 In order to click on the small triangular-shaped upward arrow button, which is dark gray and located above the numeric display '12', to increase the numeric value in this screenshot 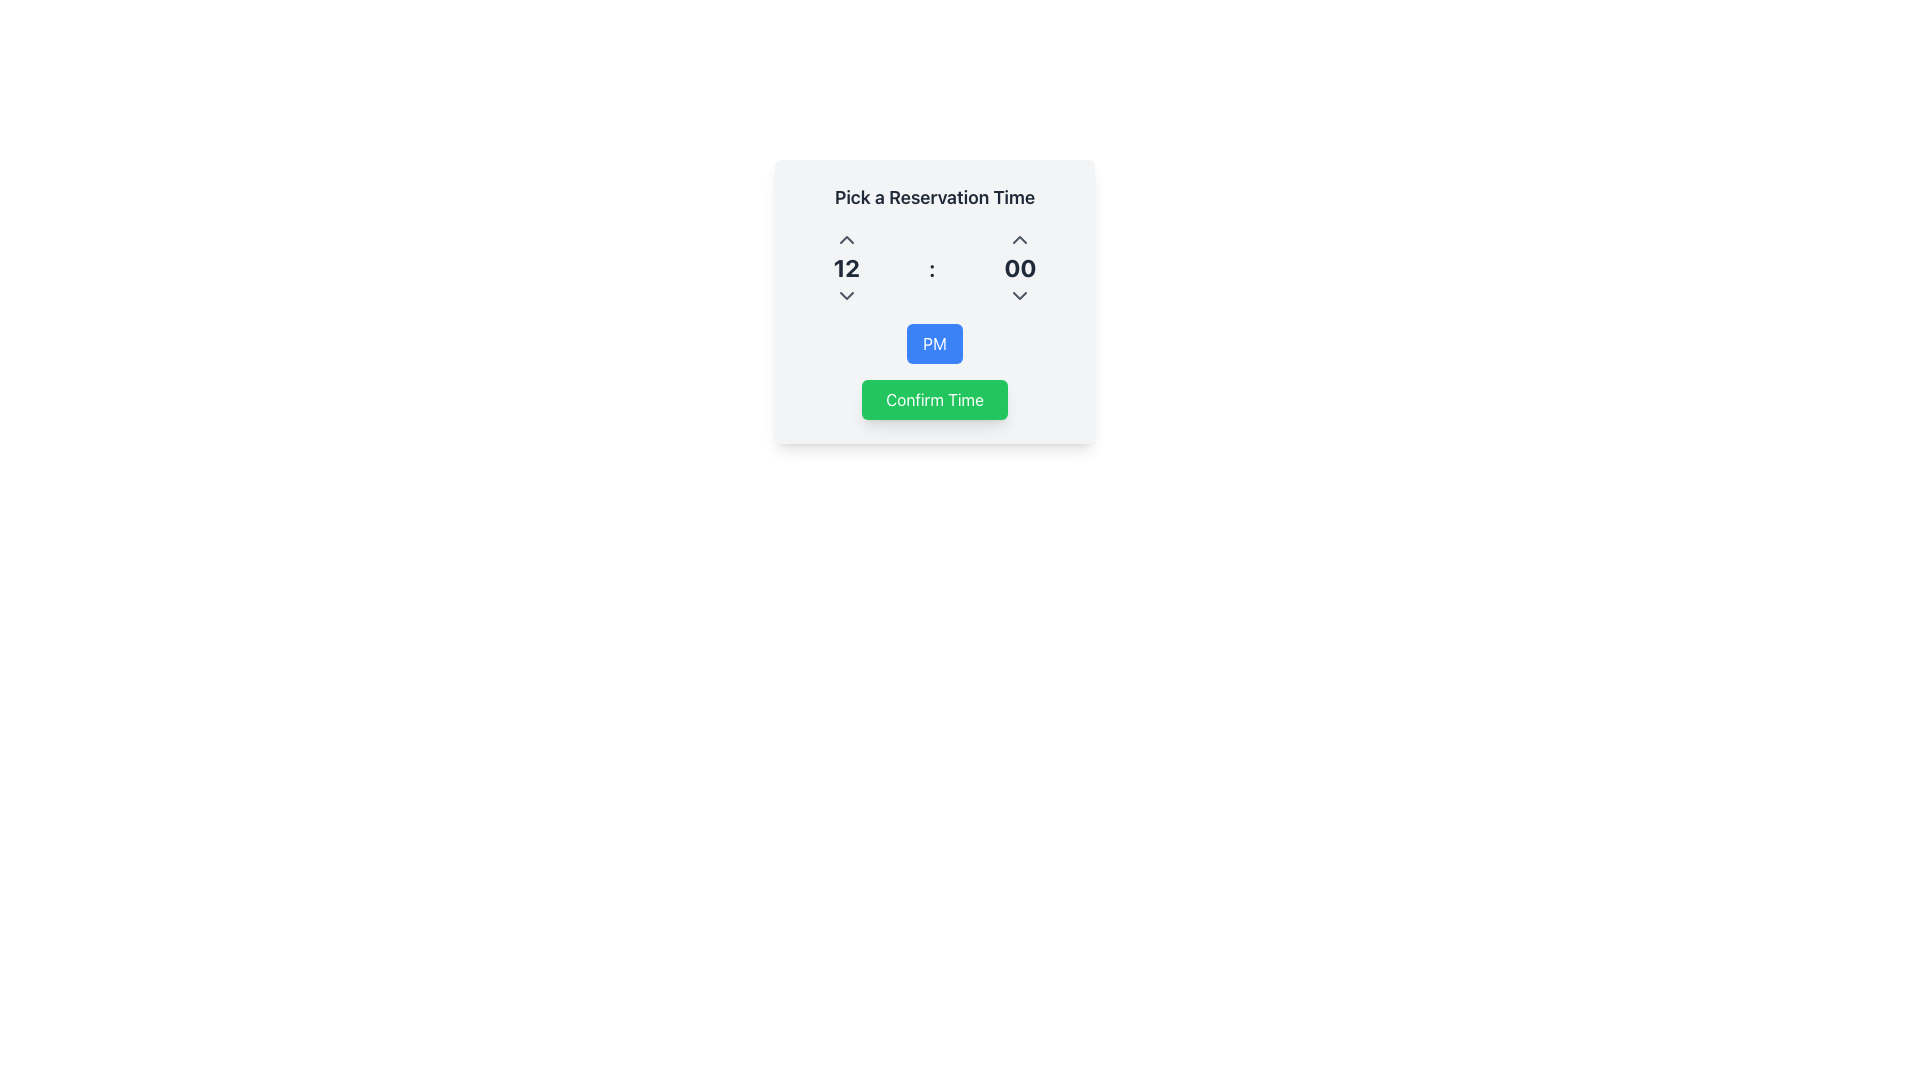, I will do `click(846, 238)`.